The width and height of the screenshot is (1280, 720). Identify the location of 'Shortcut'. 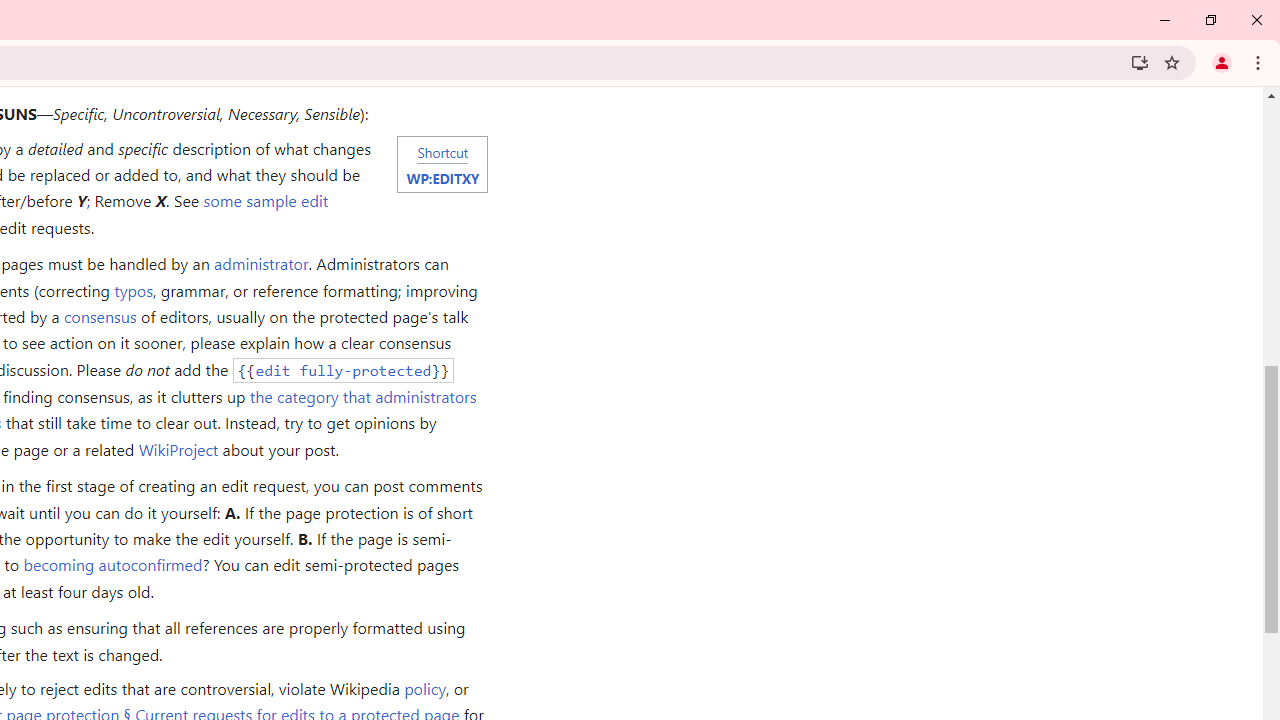
(441, 150).